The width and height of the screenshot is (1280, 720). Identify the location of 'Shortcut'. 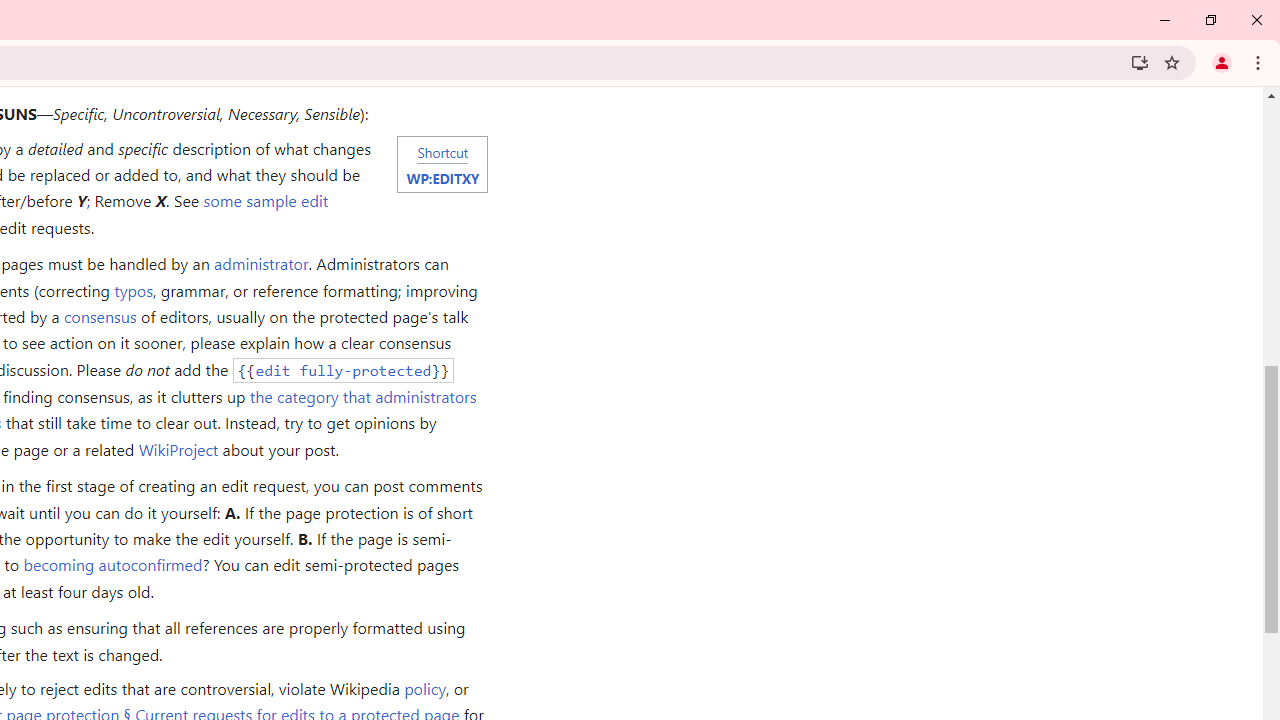
(441, 150).